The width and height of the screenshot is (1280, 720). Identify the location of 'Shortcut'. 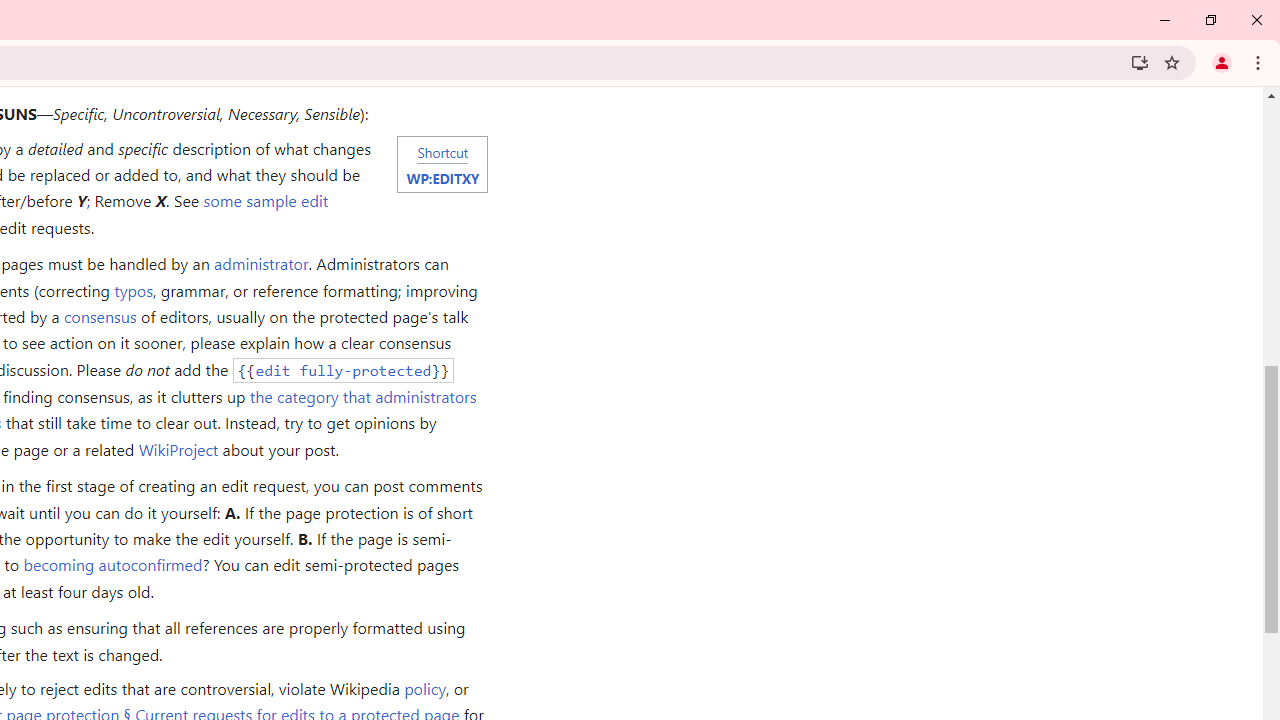
(441, 150).